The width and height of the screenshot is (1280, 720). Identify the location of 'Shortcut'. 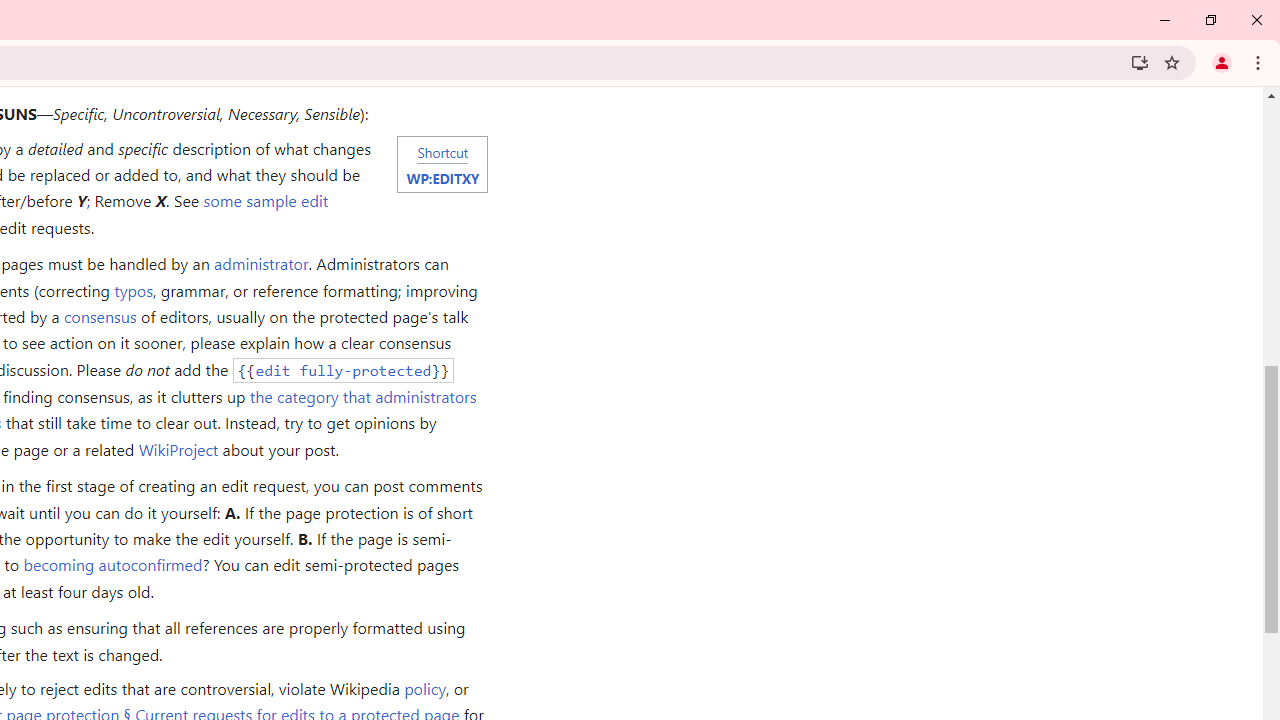
(441, 150).